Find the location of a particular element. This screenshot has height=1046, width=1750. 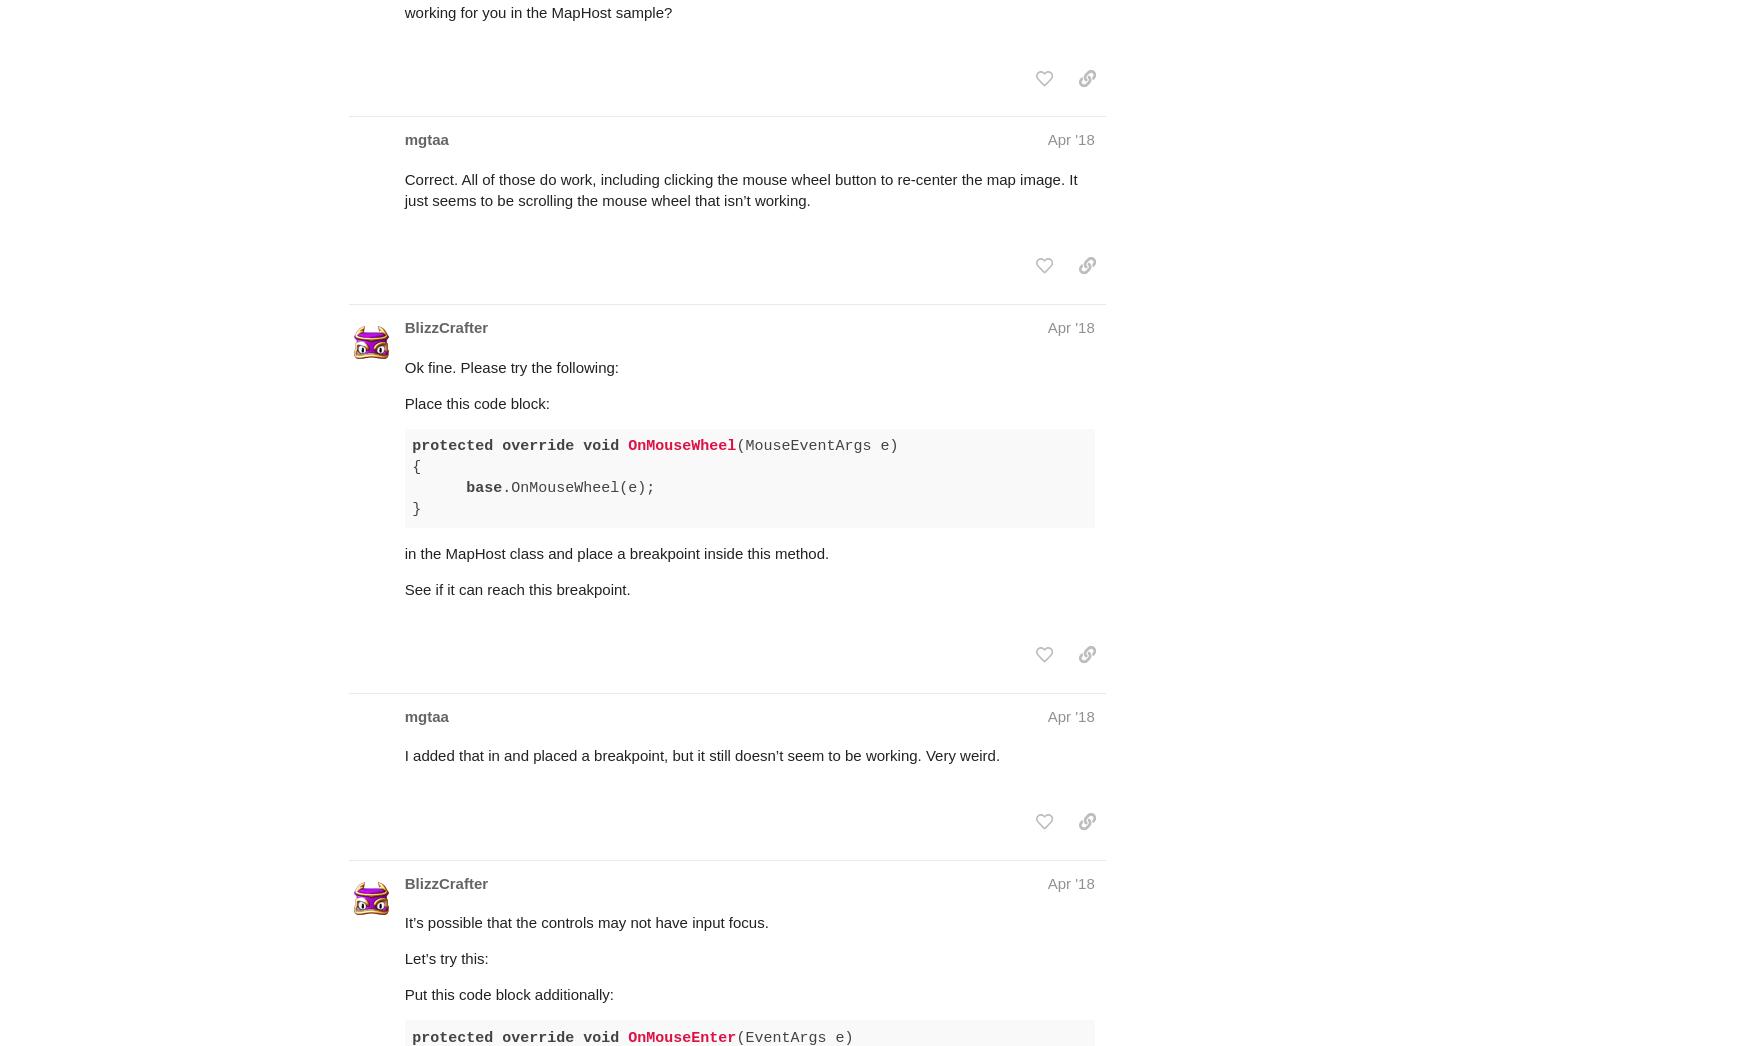

'OnMouseEnter' is located at coordinates (680, 958).